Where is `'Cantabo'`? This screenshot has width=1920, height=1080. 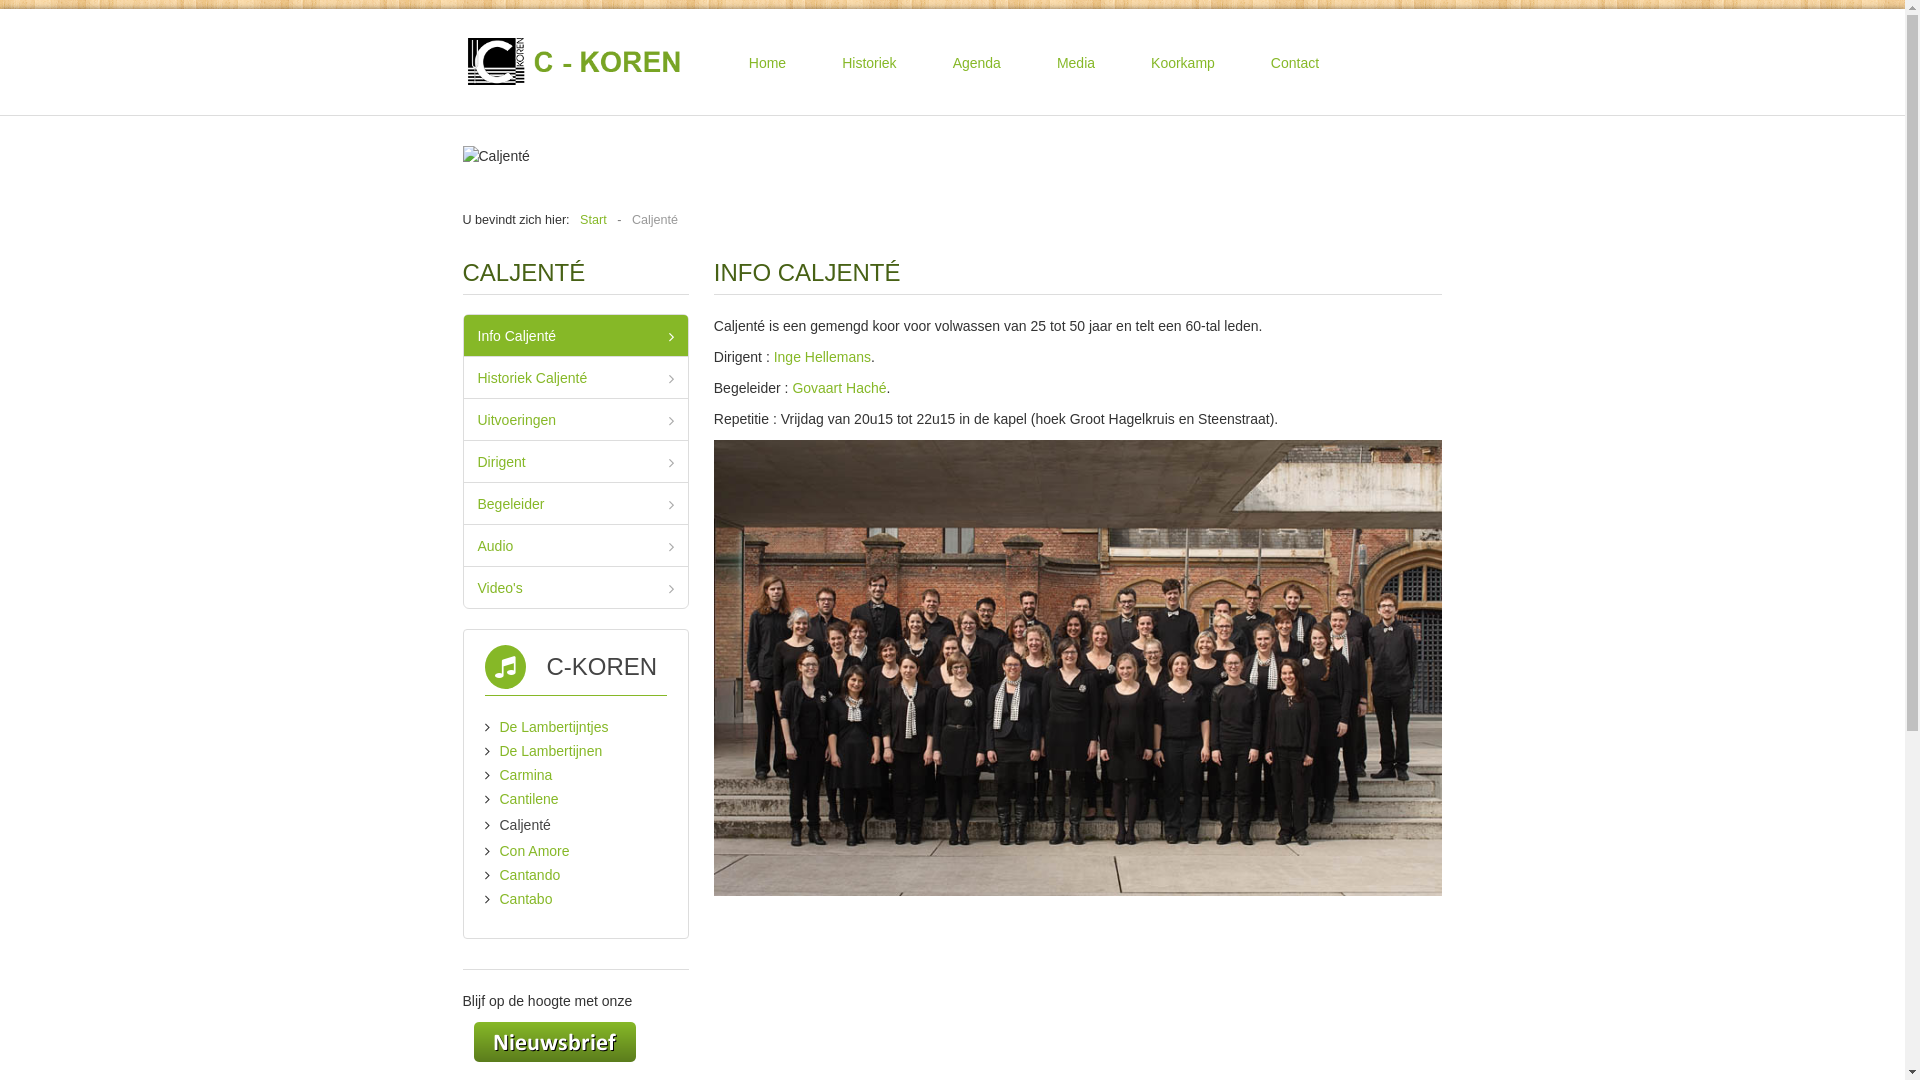
'Cantabo' is located at coordinates (526, 897).